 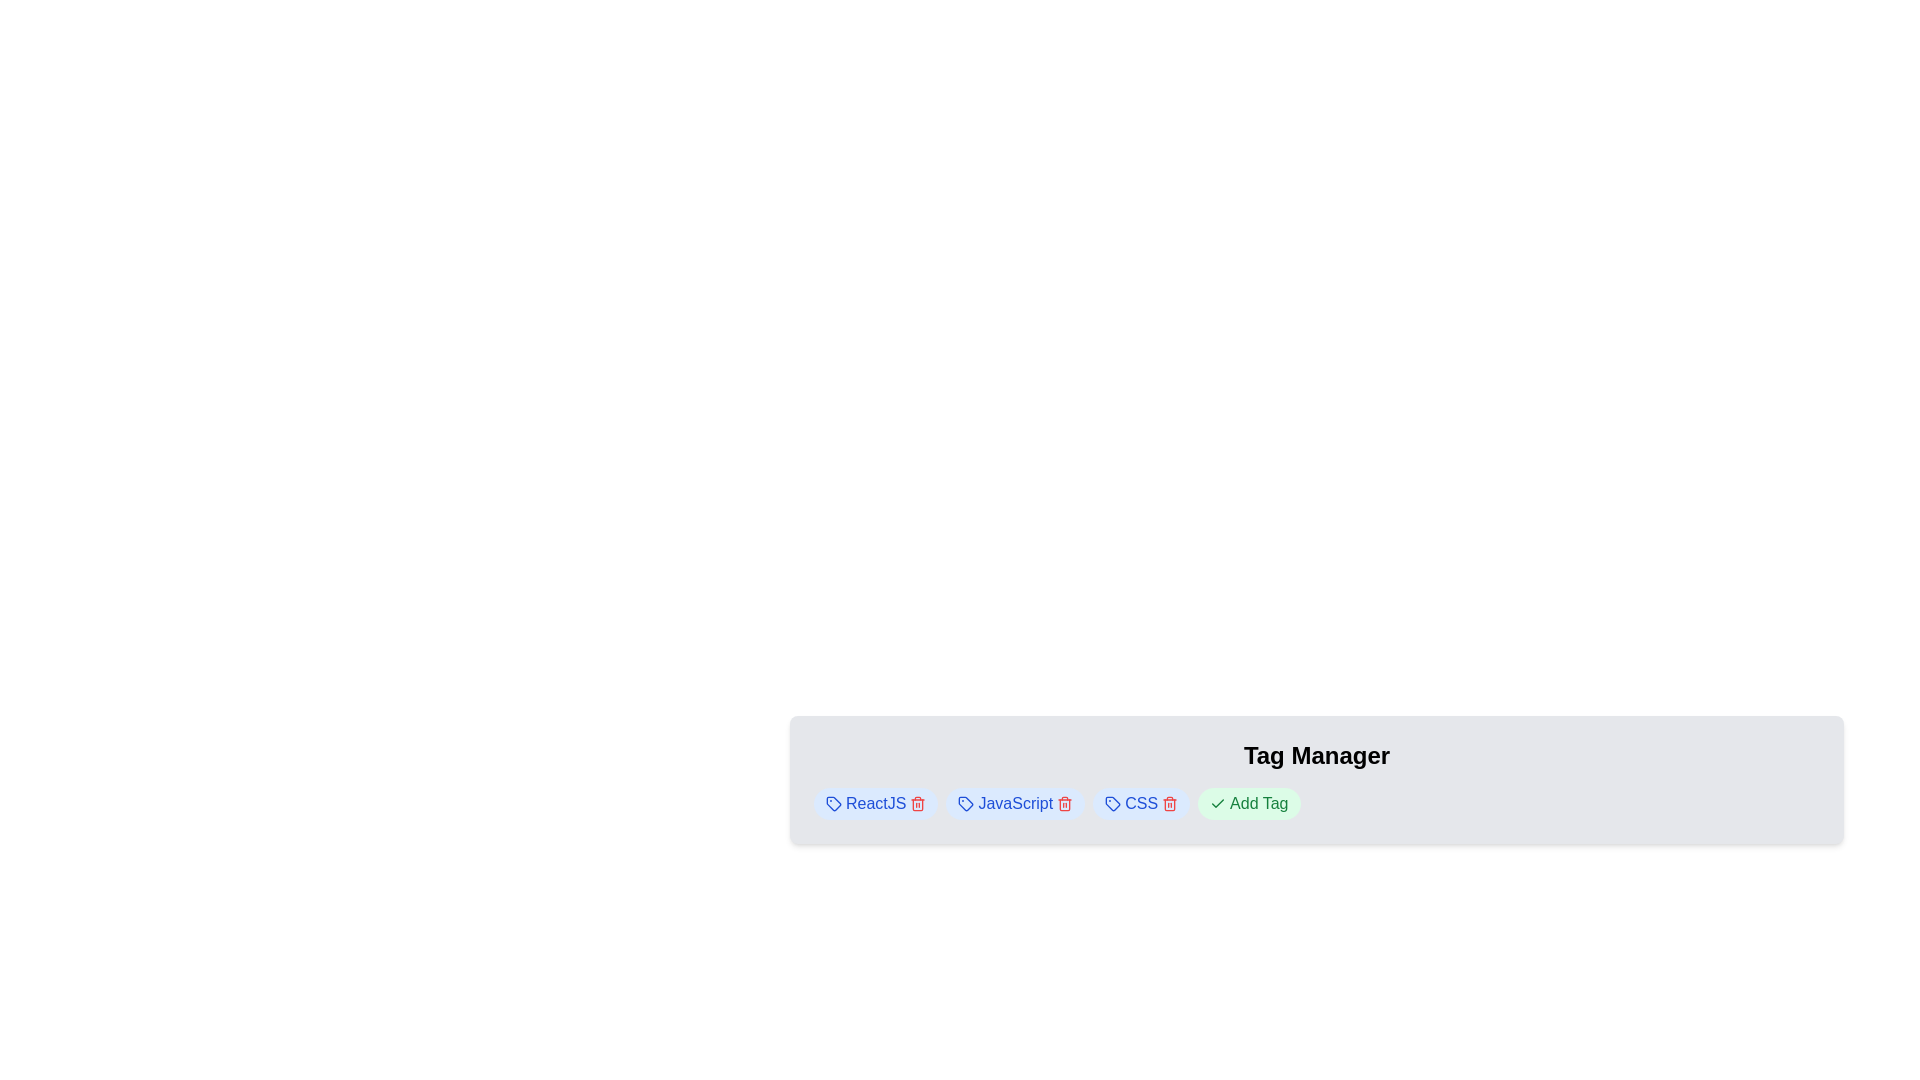 I want to click on the delete icon associated with the 'ReactJS' tag displayed as the first element in the horizontal list of tags, so click(x=876, y=802).